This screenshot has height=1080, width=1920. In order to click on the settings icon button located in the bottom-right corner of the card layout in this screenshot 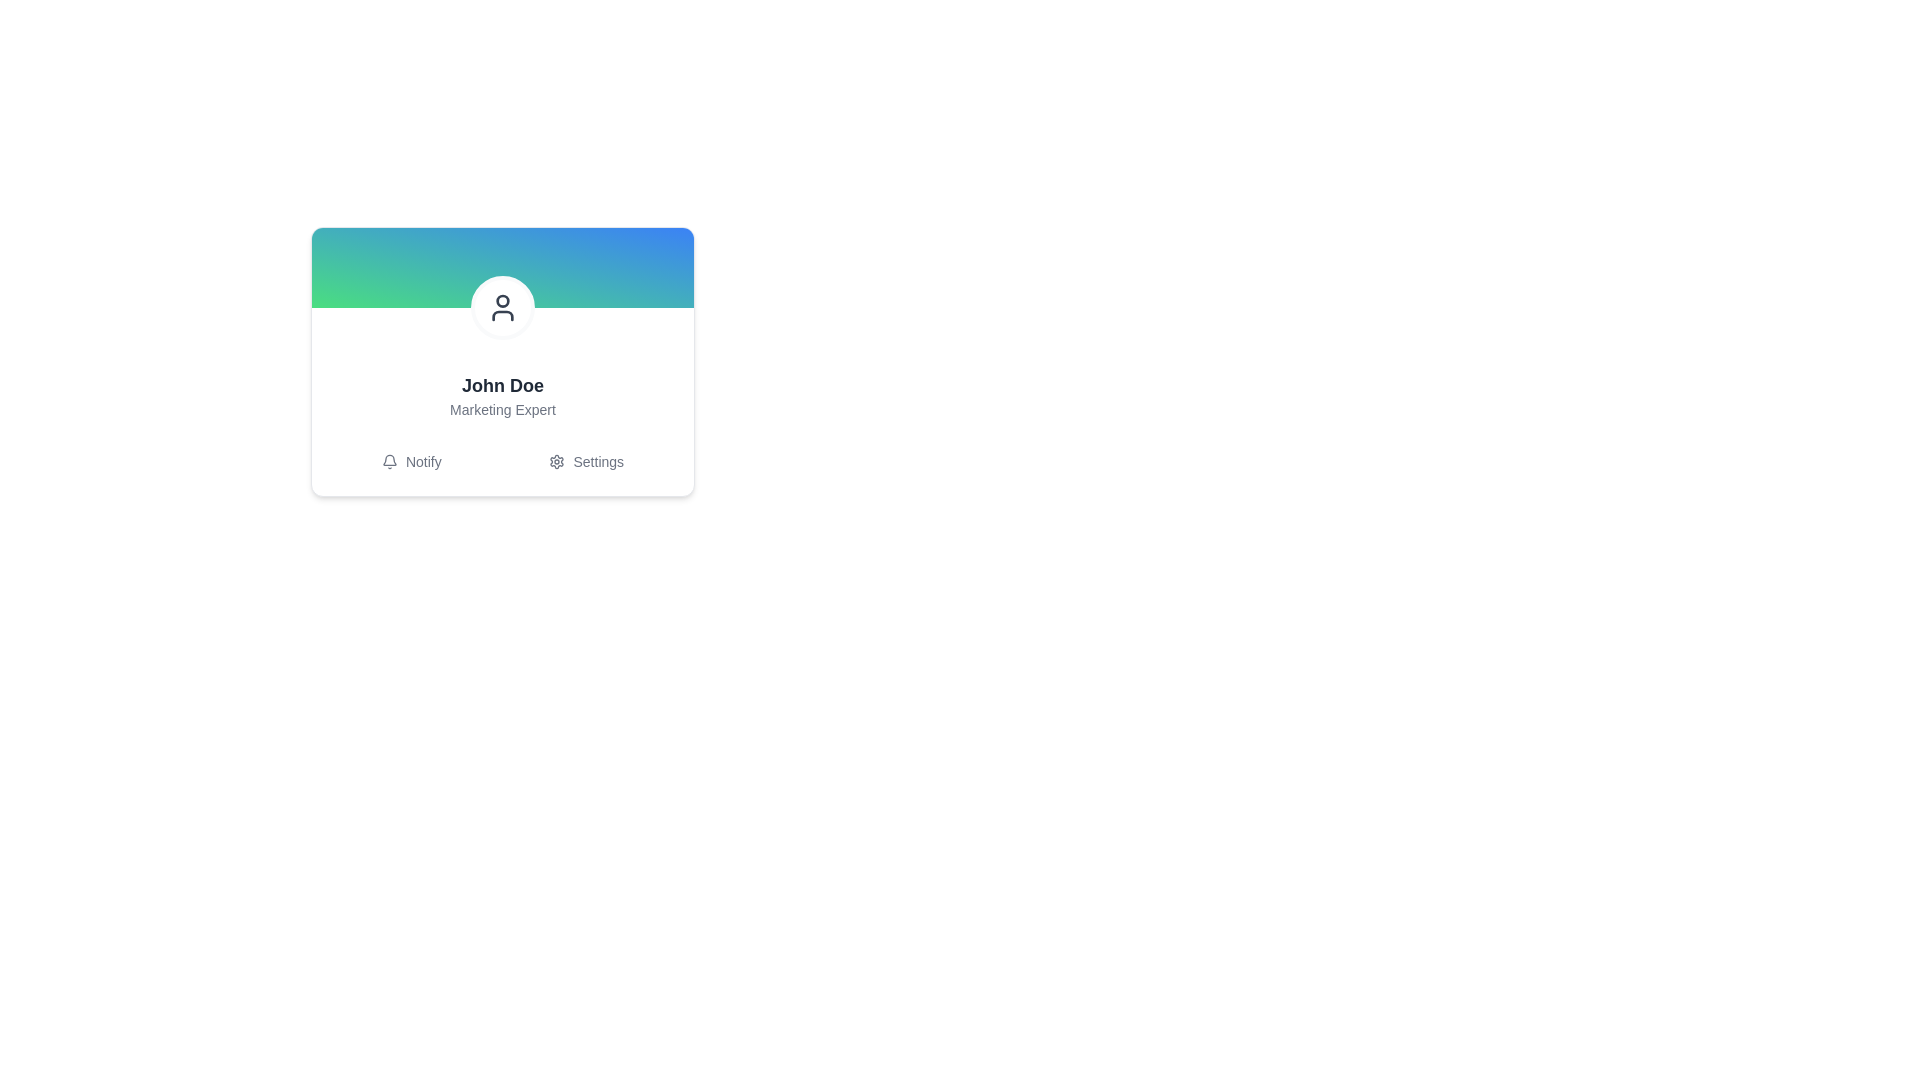, I will do `click(557, 462)`.